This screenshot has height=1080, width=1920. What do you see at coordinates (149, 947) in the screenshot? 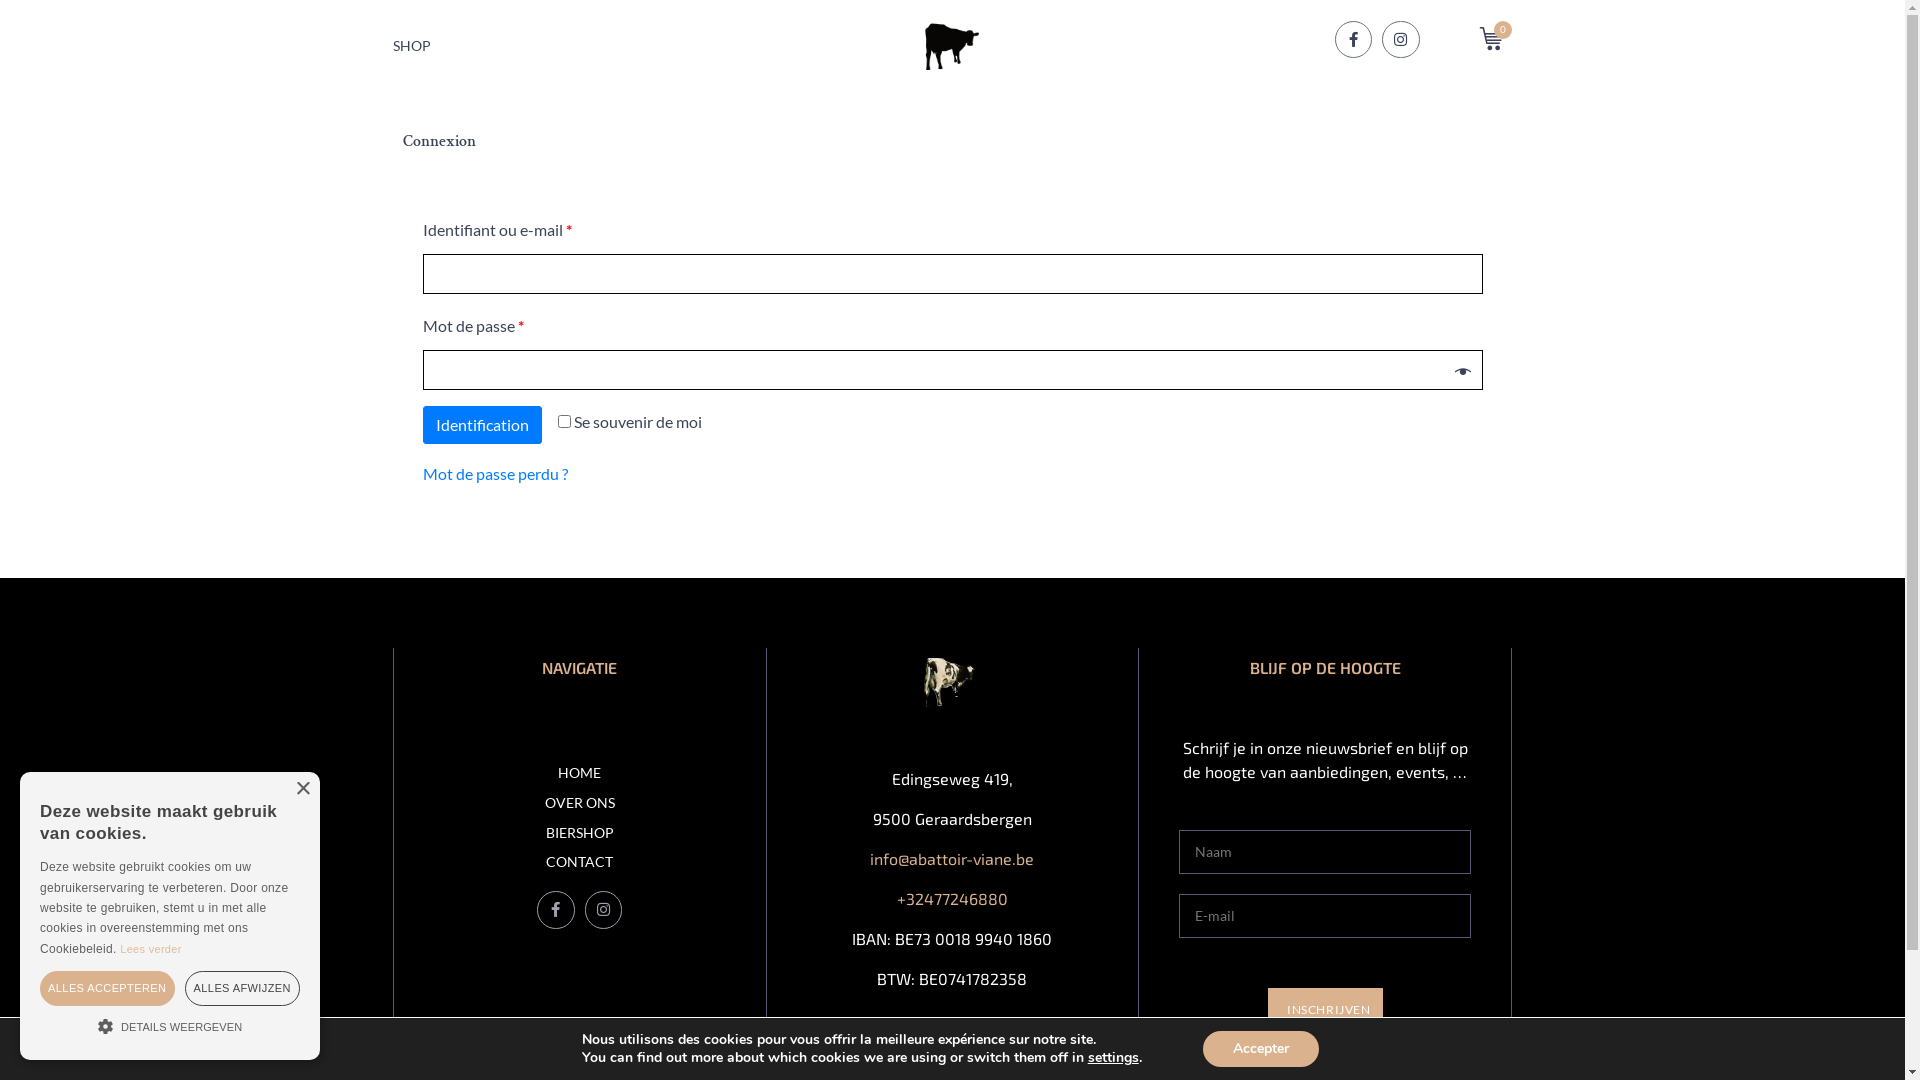
I see `'Lees verder'` at bounding box center [149, 947].